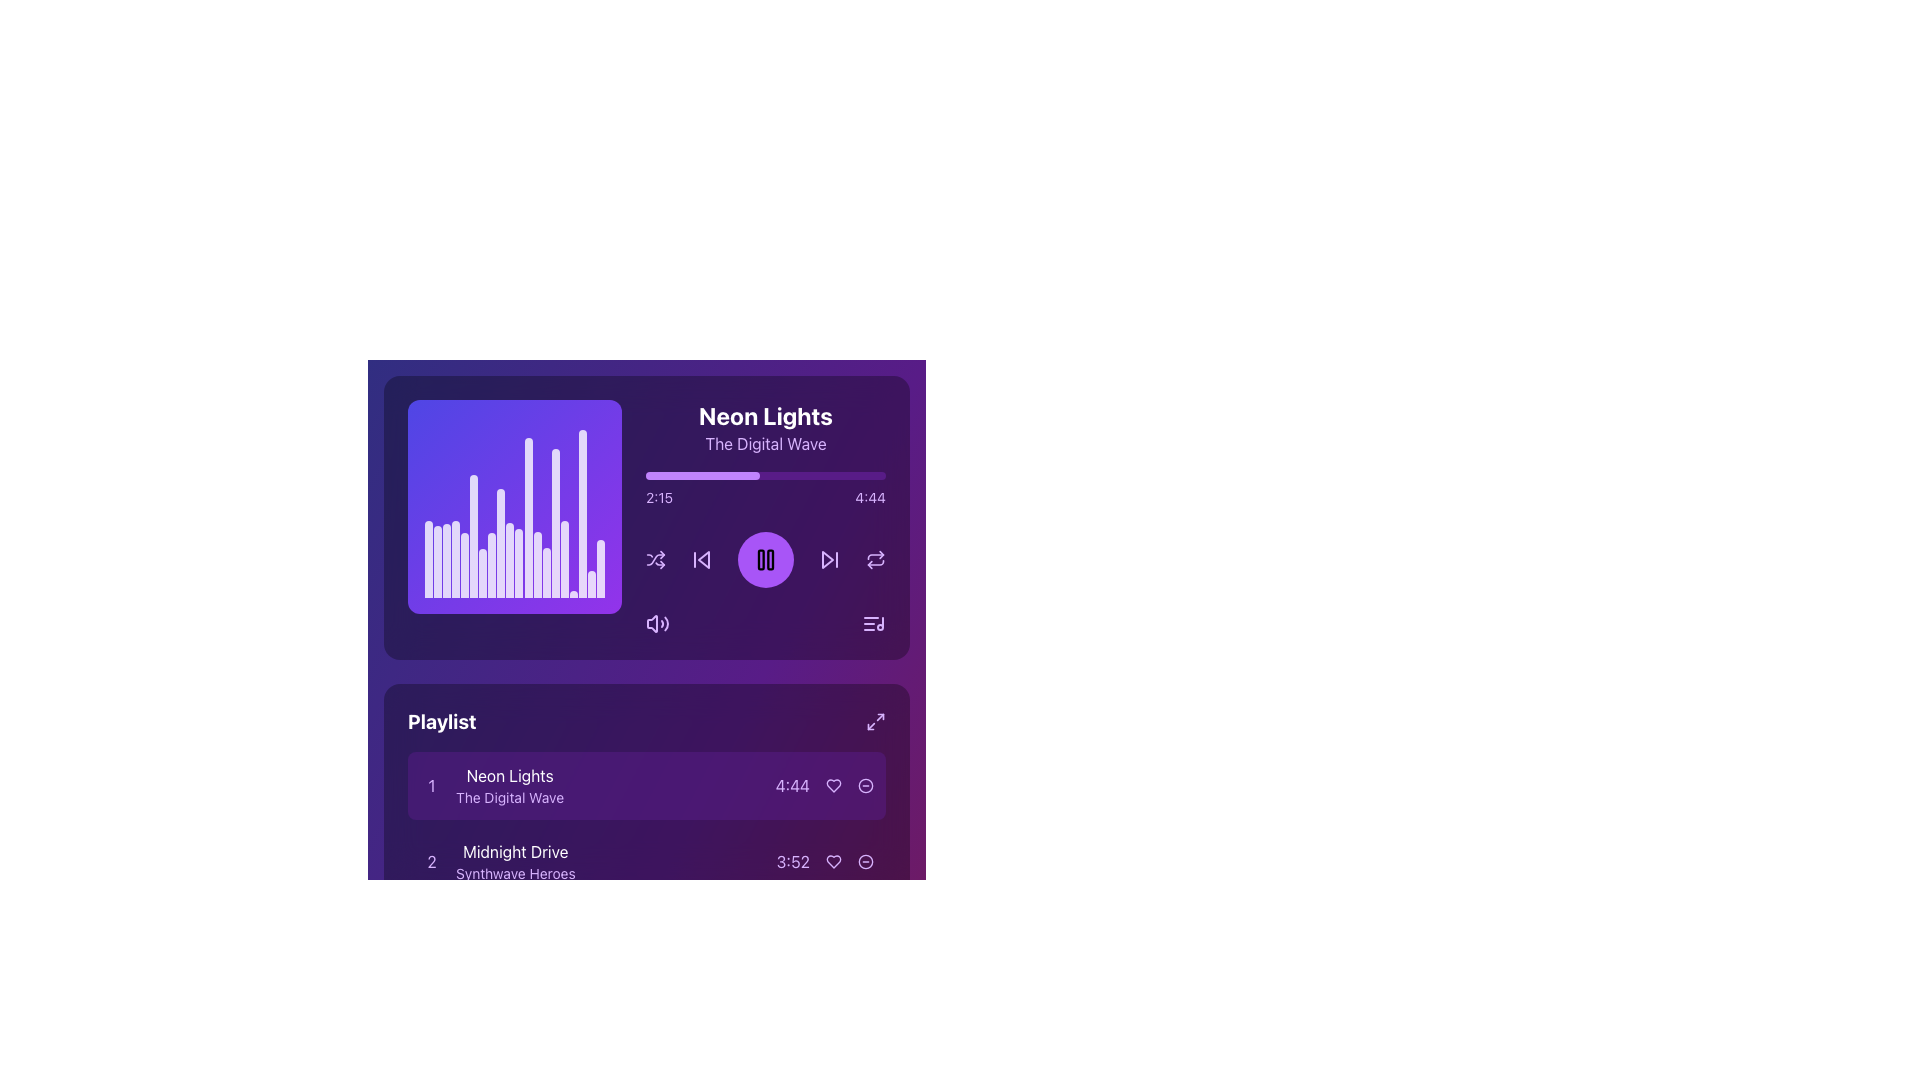 This screenshot has height=1080, width=1920. What do you see at coordinates (703, 623) in the screenshot?
I see `the volume slider` at bounding box center [703, 623].